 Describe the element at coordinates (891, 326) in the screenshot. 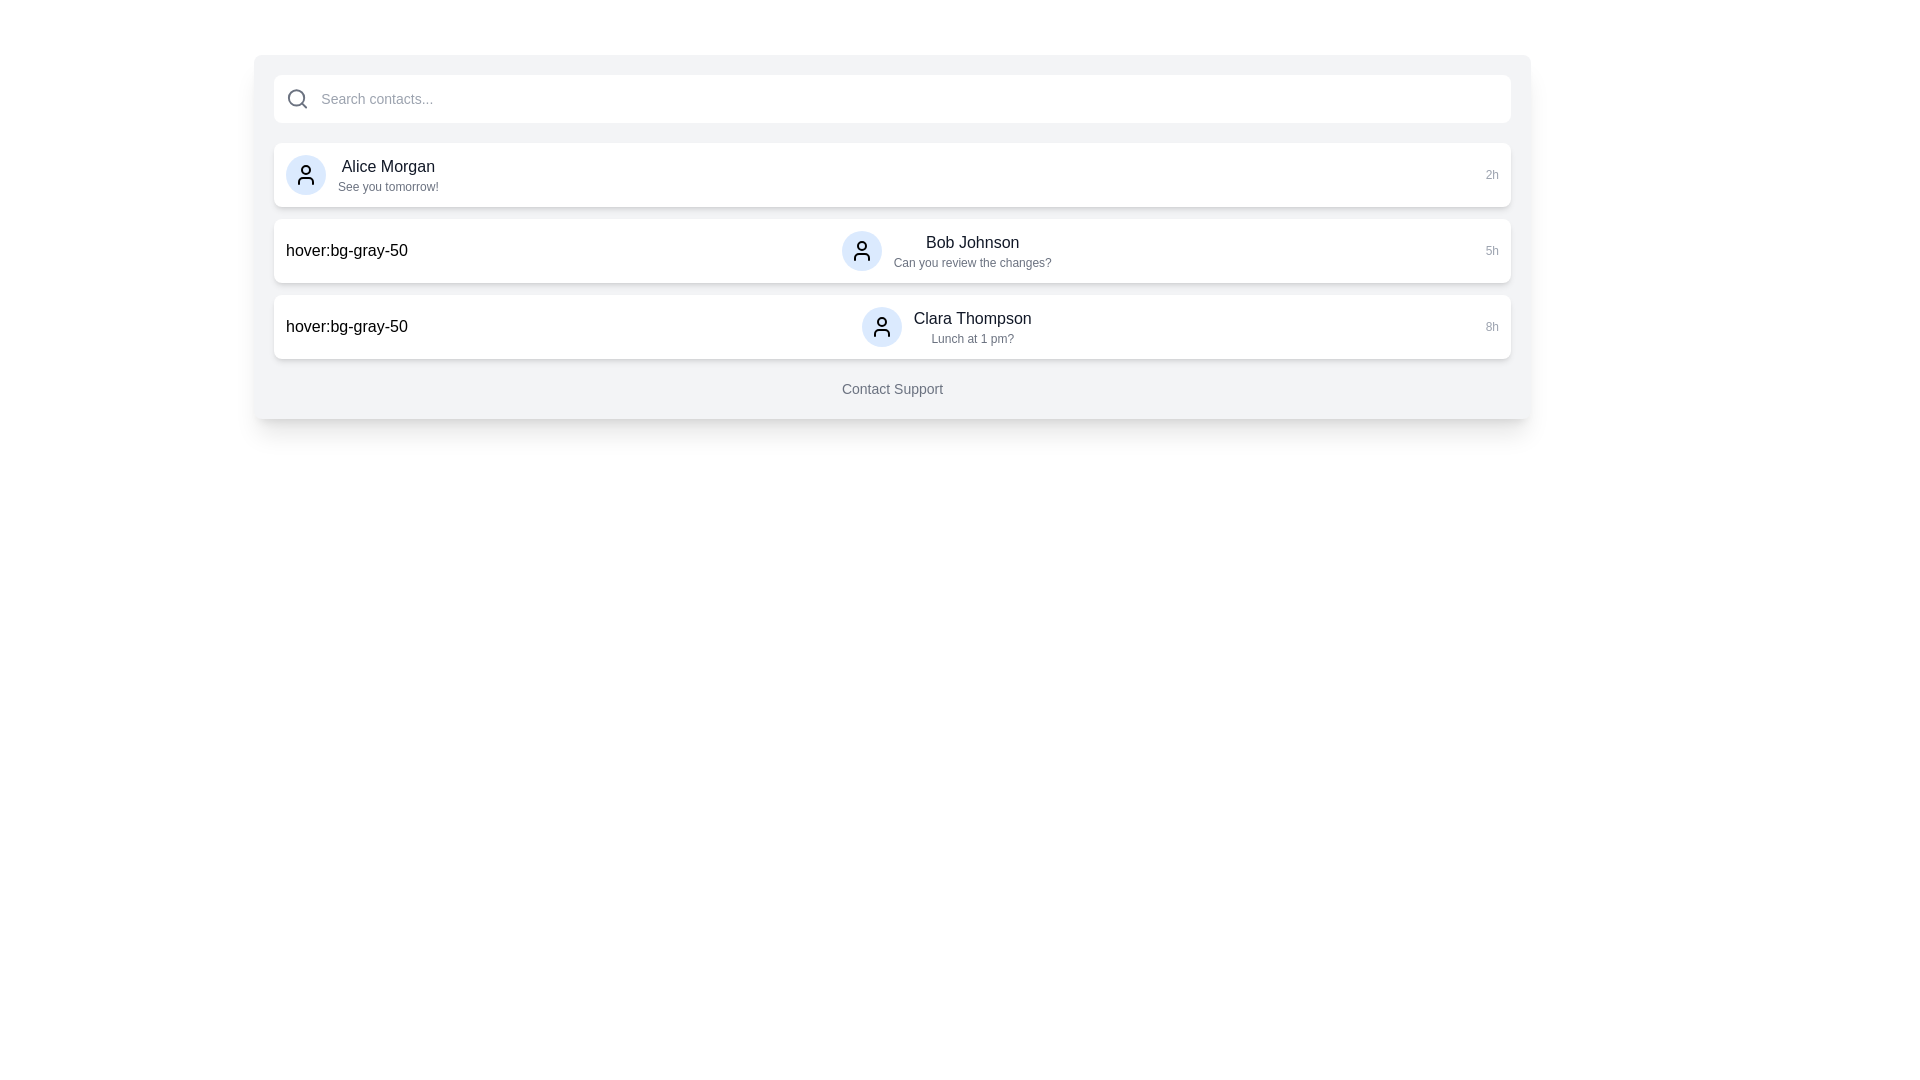

I see `the third contact card element, which displays 'Clara Thompson' and 'Lunch at 1 pm?'` at that location.